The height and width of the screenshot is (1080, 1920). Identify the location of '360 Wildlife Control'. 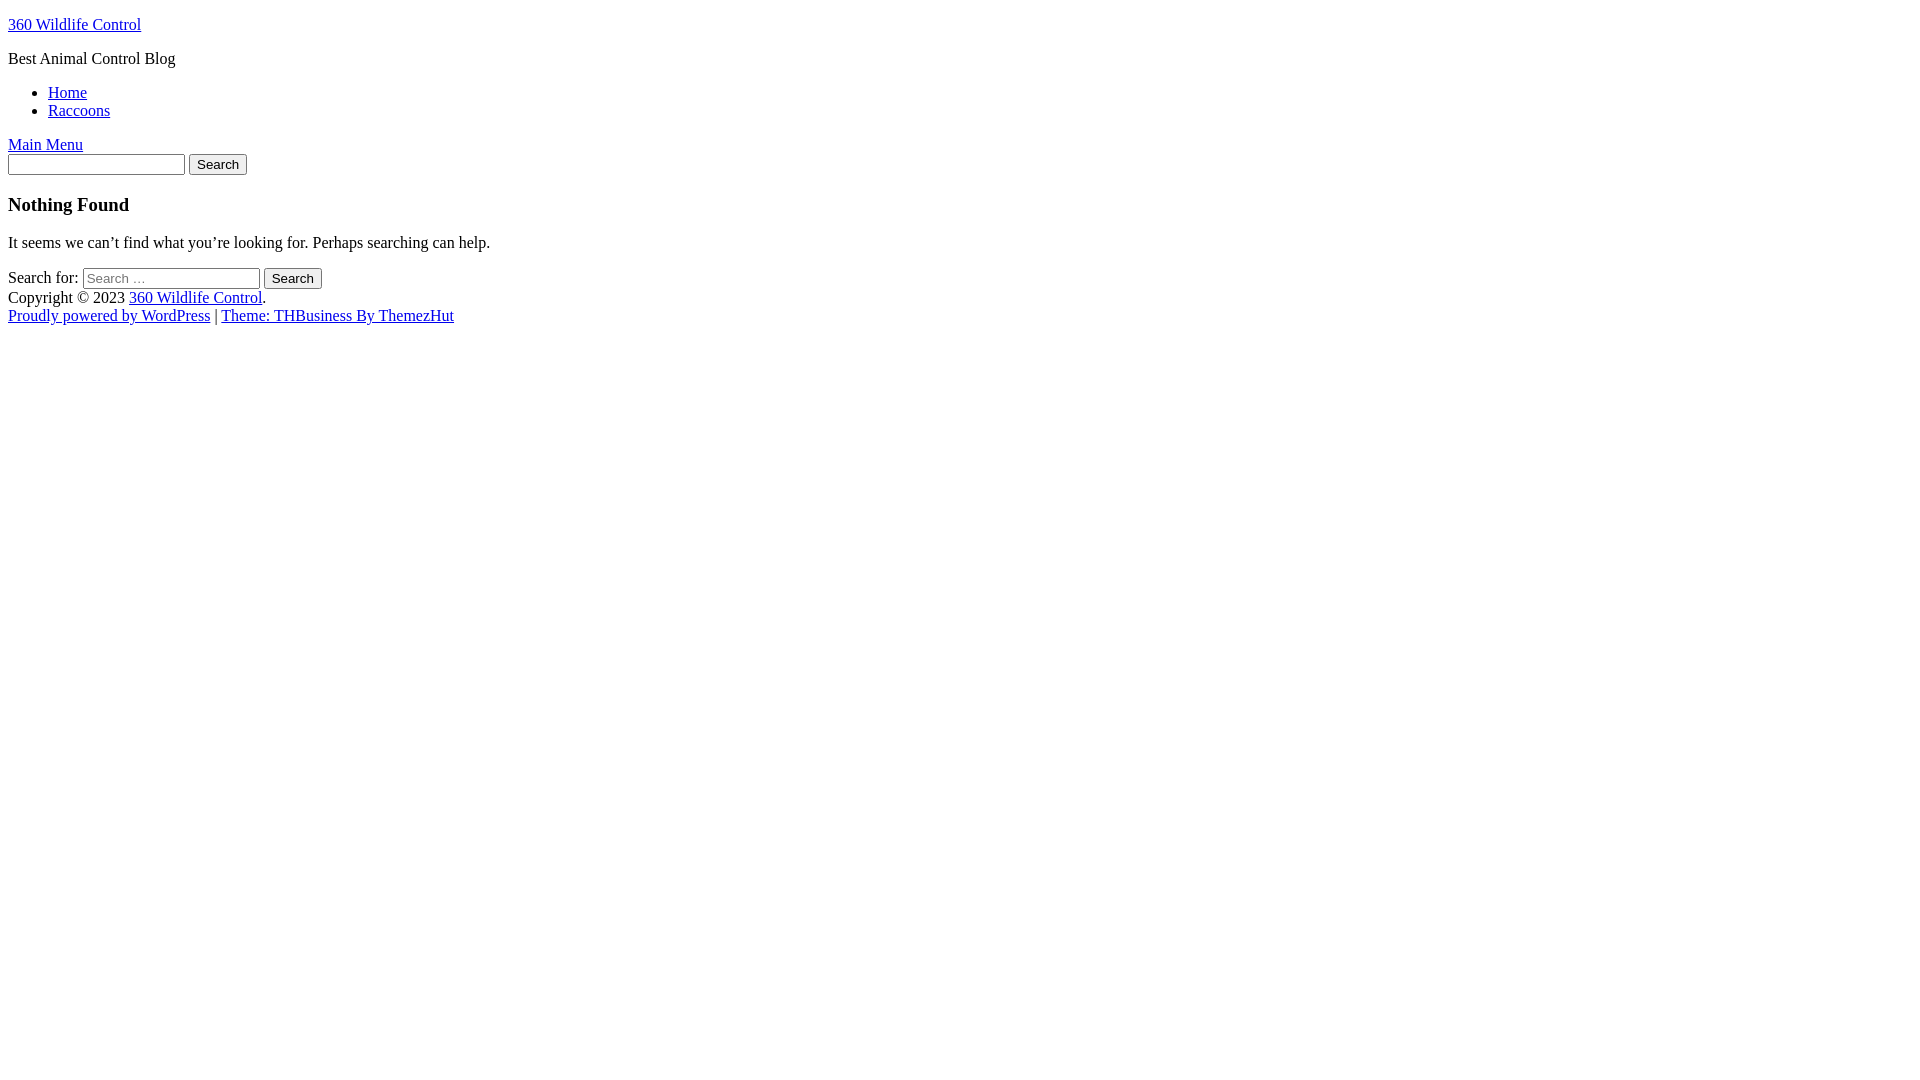
(74, 24).